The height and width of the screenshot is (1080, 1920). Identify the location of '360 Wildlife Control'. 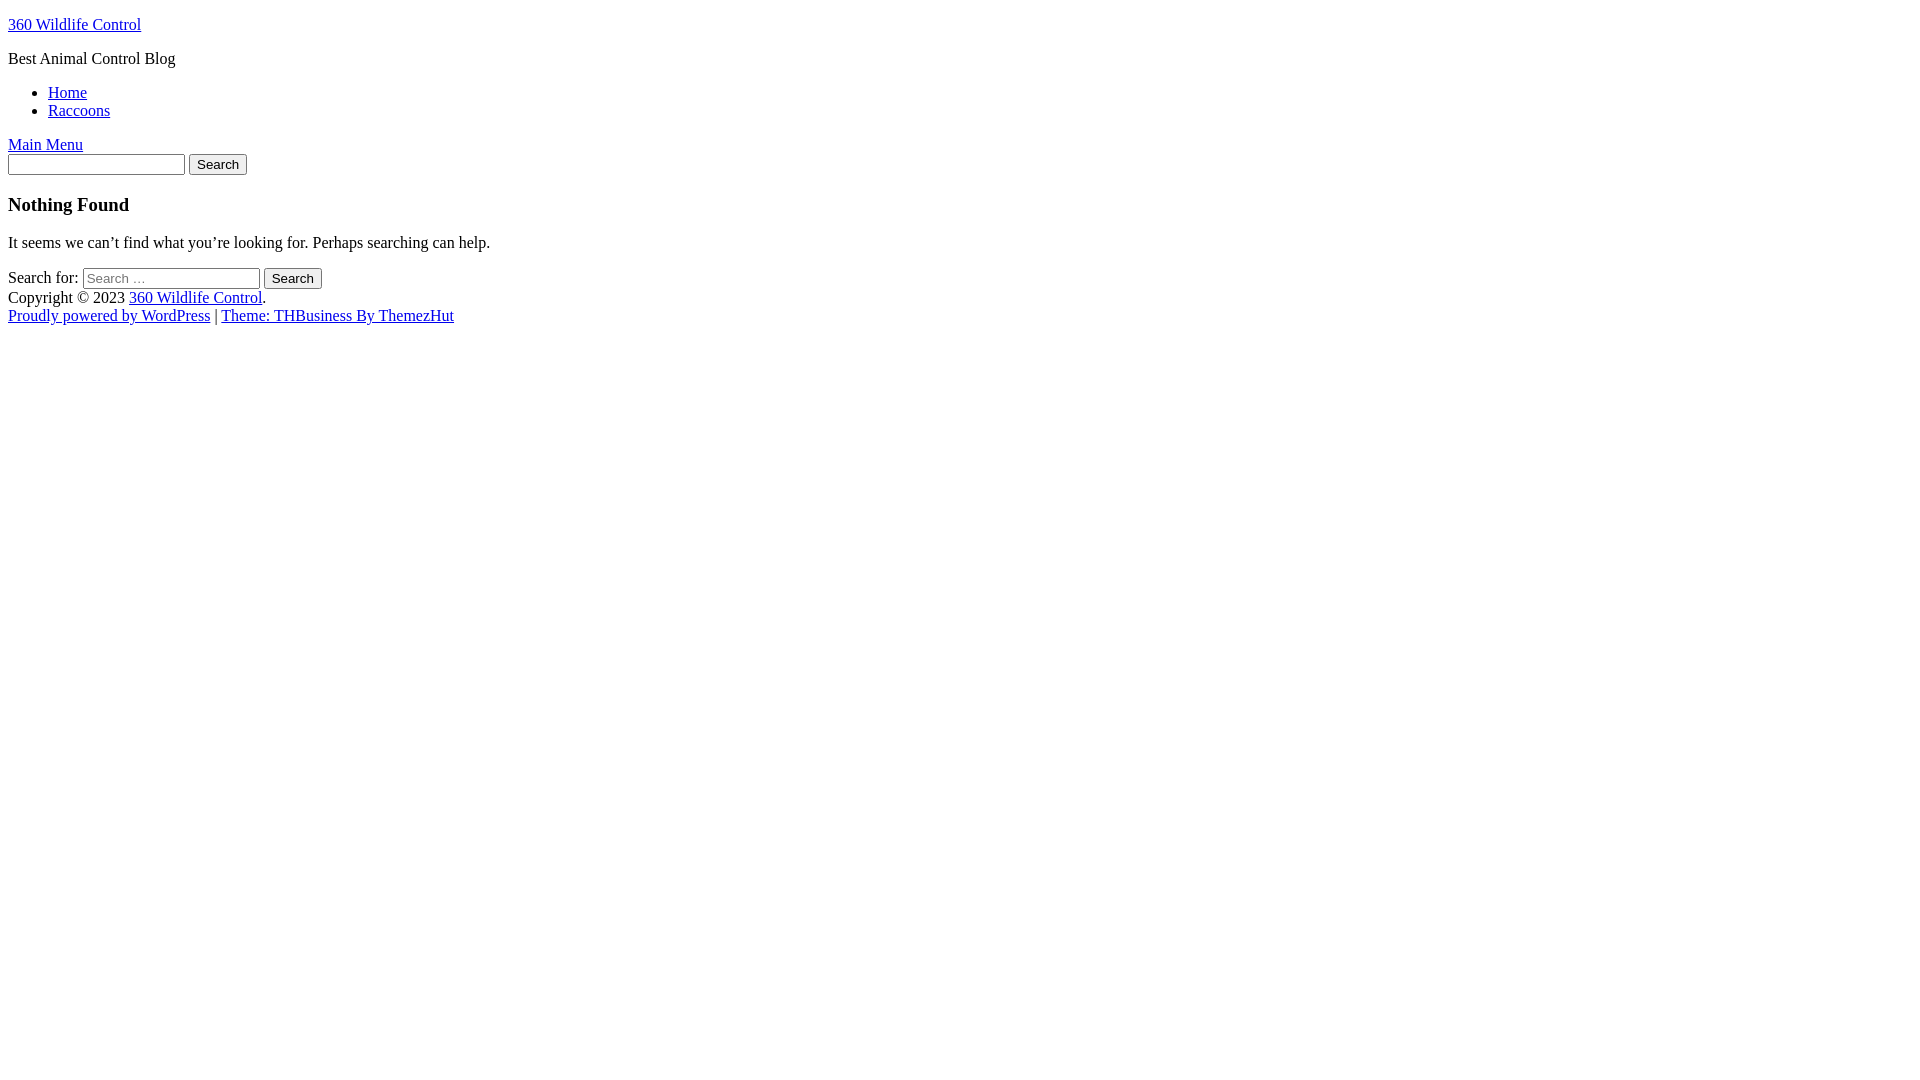
(74, 24).